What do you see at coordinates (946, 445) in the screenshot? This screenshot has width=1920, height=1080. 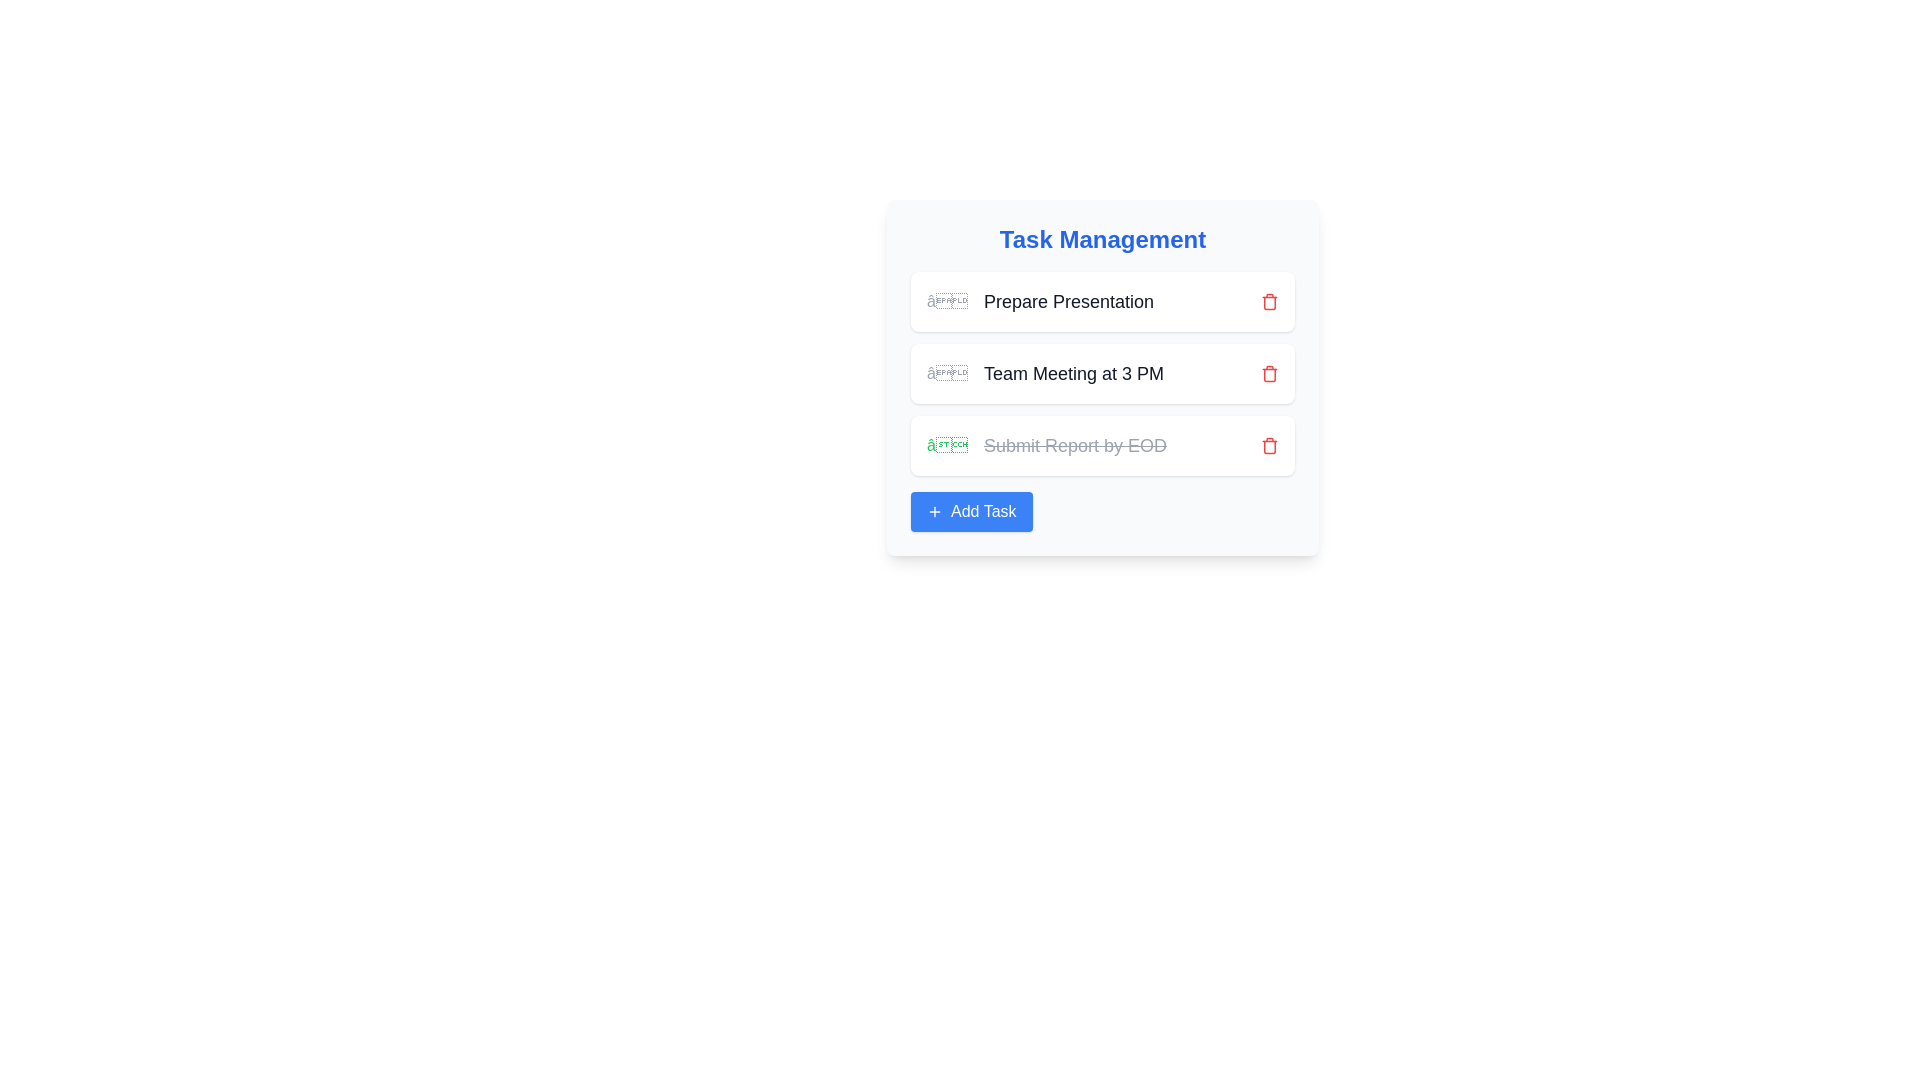 I see `the checkmark icon that indicates task completion to trigger visual feedback` at bounding box center [946, 445].